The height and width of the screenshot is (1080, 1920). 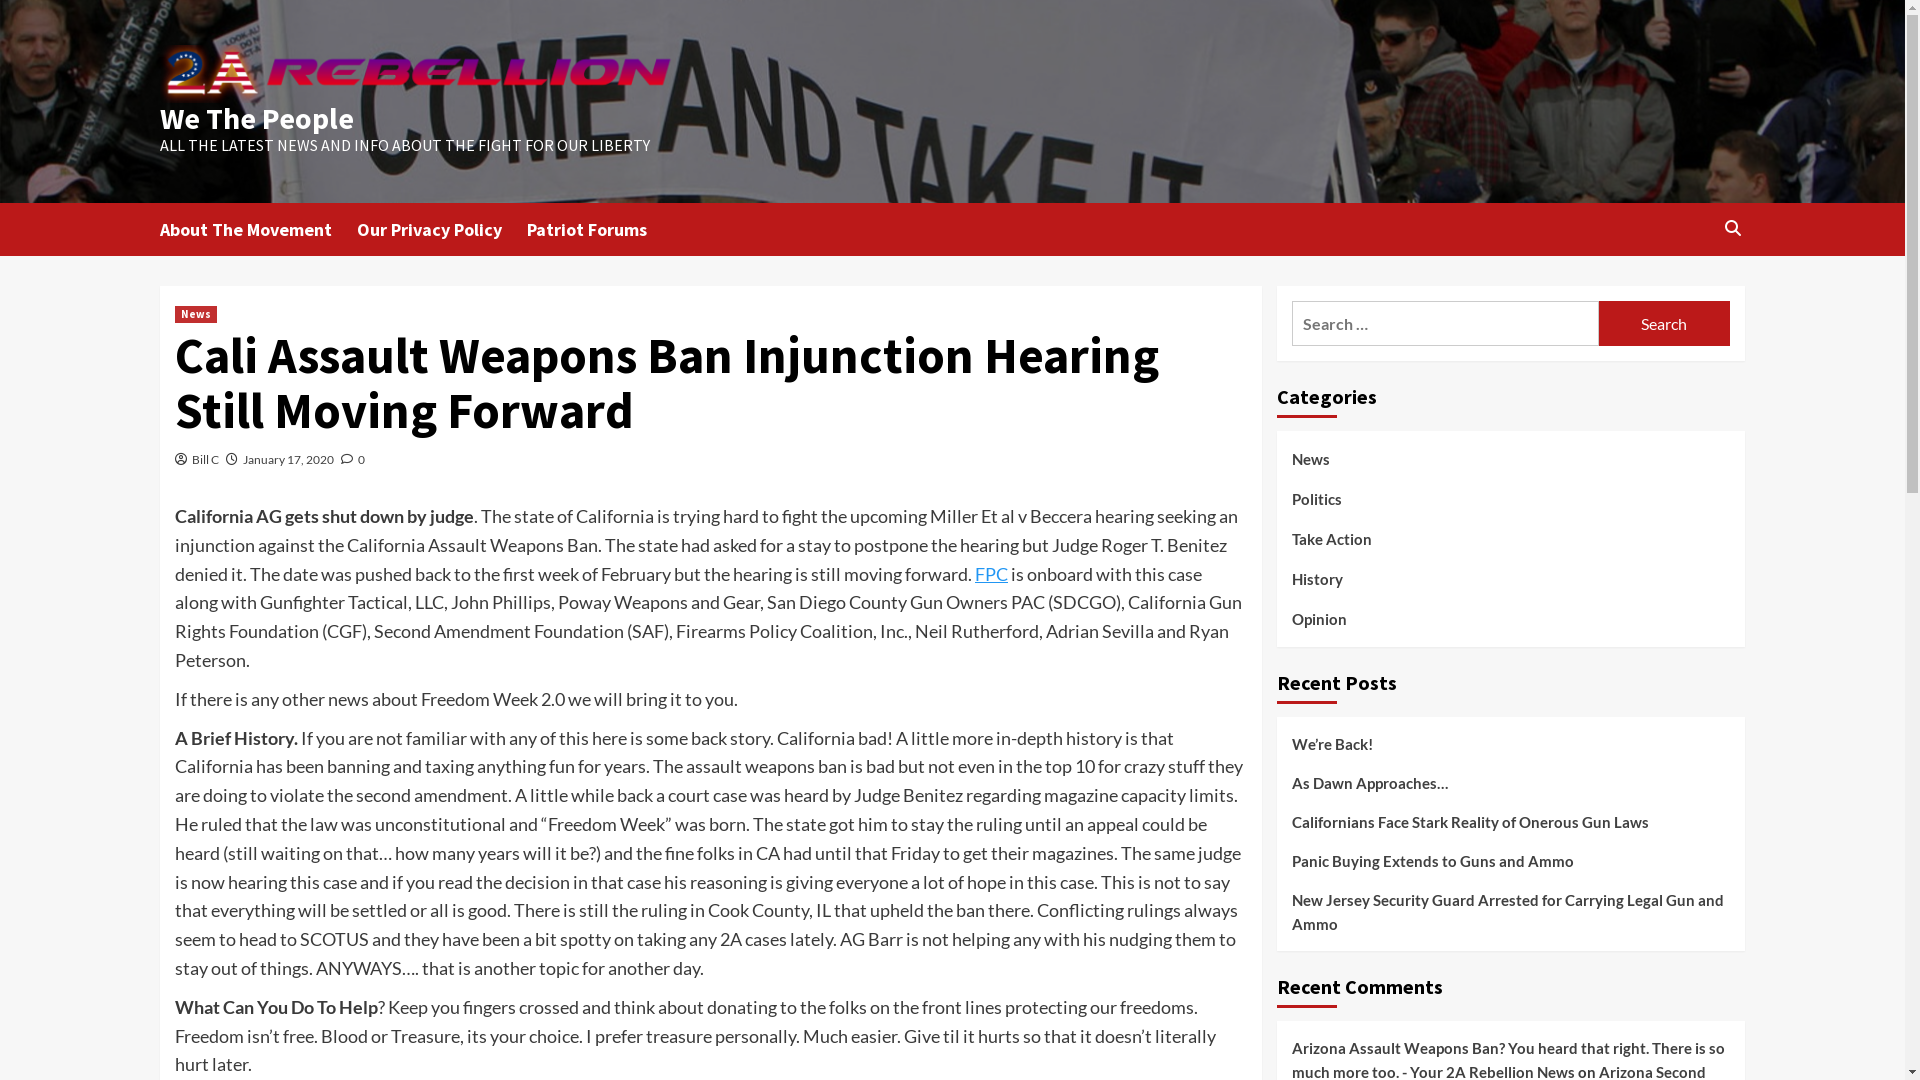 What do you see at coordinates (1597, 322) in the screenshot?
I see `'Search'` at bounding box center [1597, 322].